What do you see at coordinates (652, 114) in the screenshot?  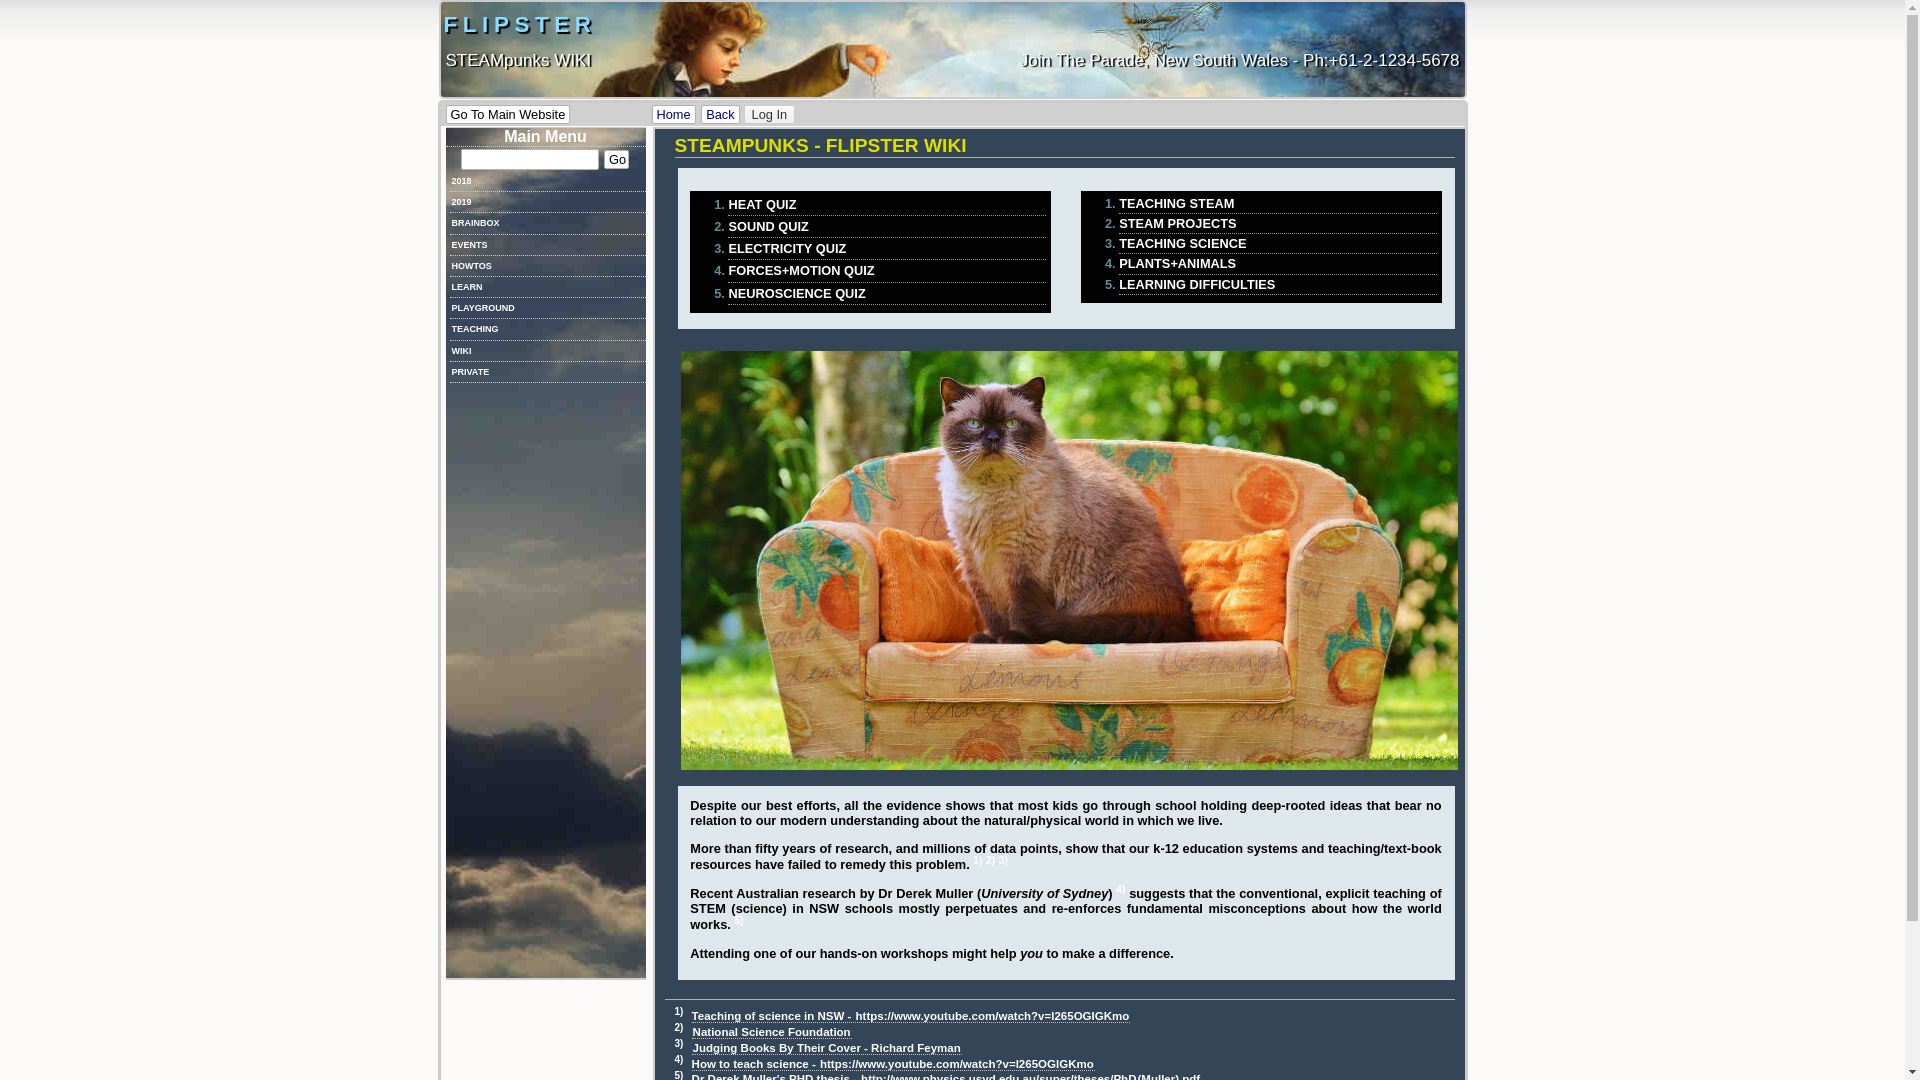 I see `'STEAMPUNKS WIKI wiki home page'` at bounding box center [652, 114].